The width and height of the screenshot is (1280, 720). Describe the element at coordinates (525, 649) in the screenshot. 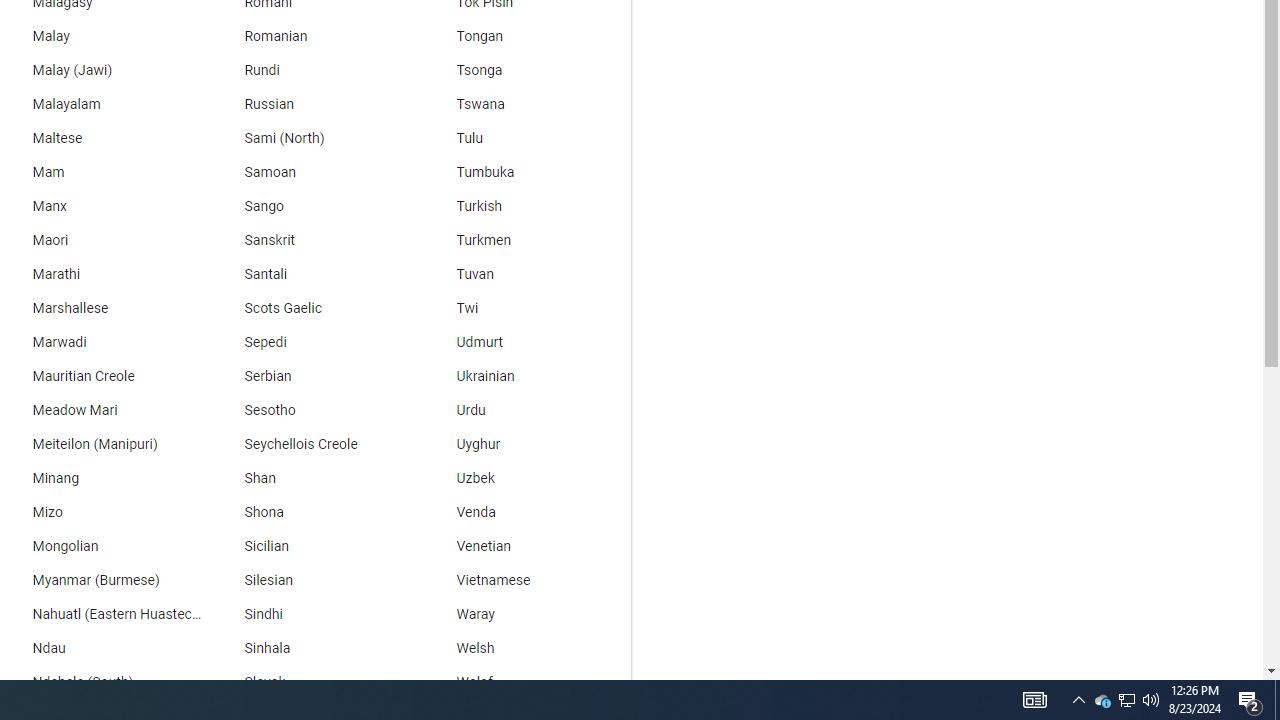

I see `'Welsh'` at that location.